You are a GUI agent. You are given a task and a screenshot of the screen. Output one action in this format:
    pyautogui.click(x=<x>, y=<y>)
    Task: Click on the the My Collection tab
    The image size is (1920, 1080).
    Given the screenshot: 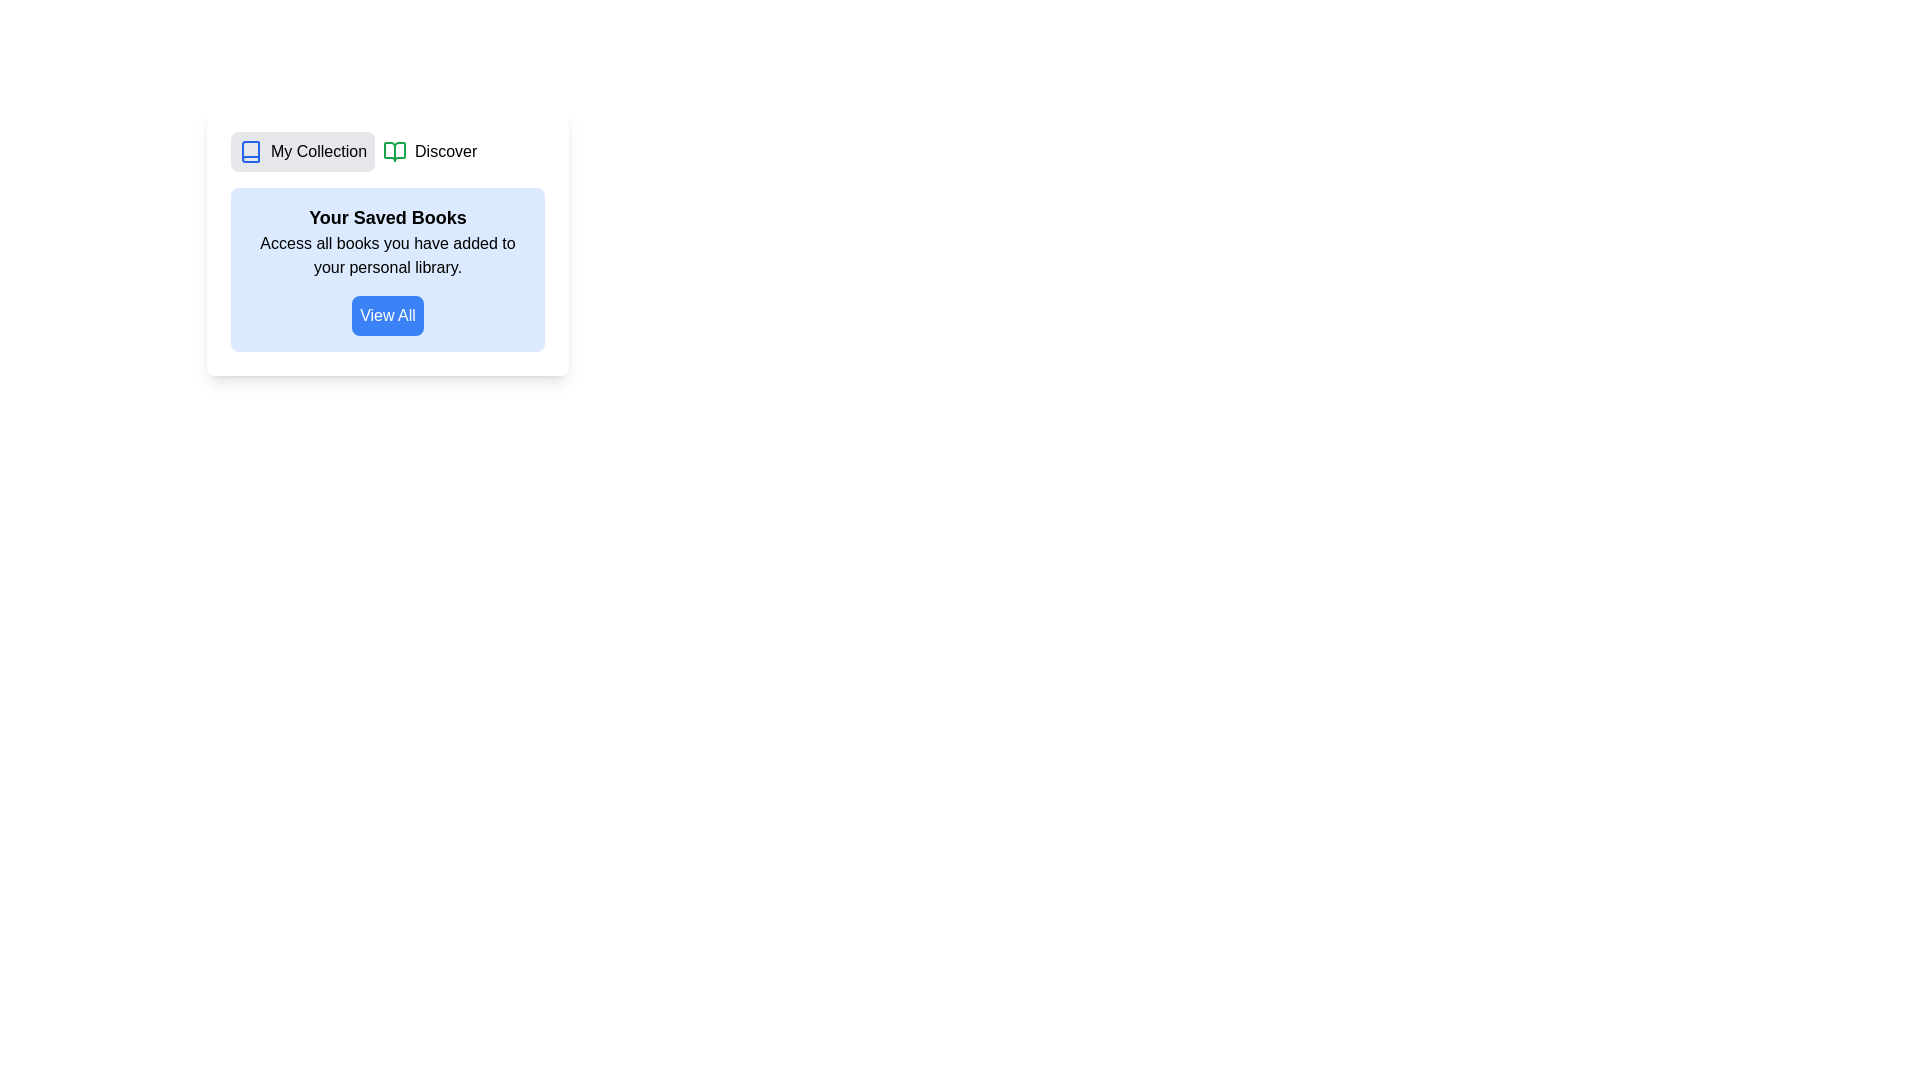 What is the action you would take?
    pyautogui.click(x=301, y=150)
    